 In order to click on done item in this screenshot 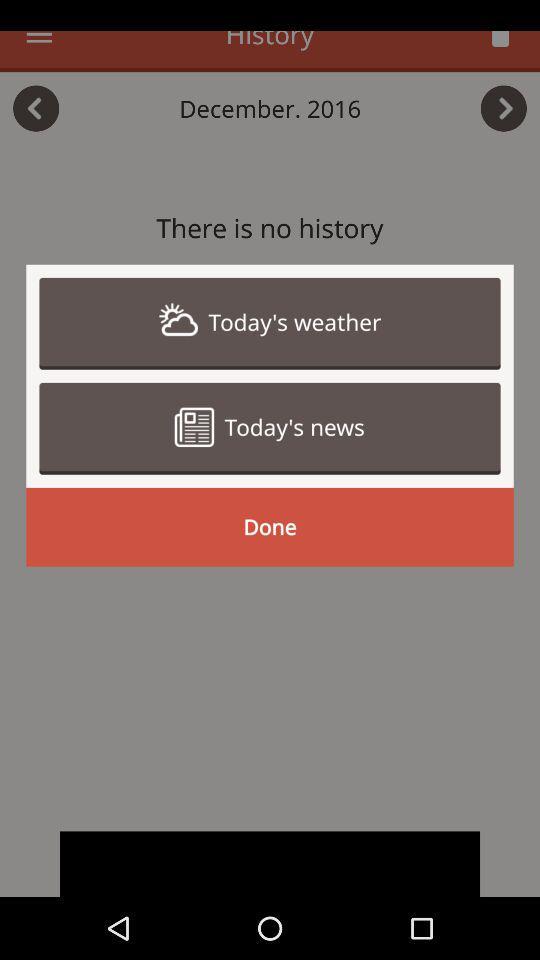, I will do `click(270, 526)`.